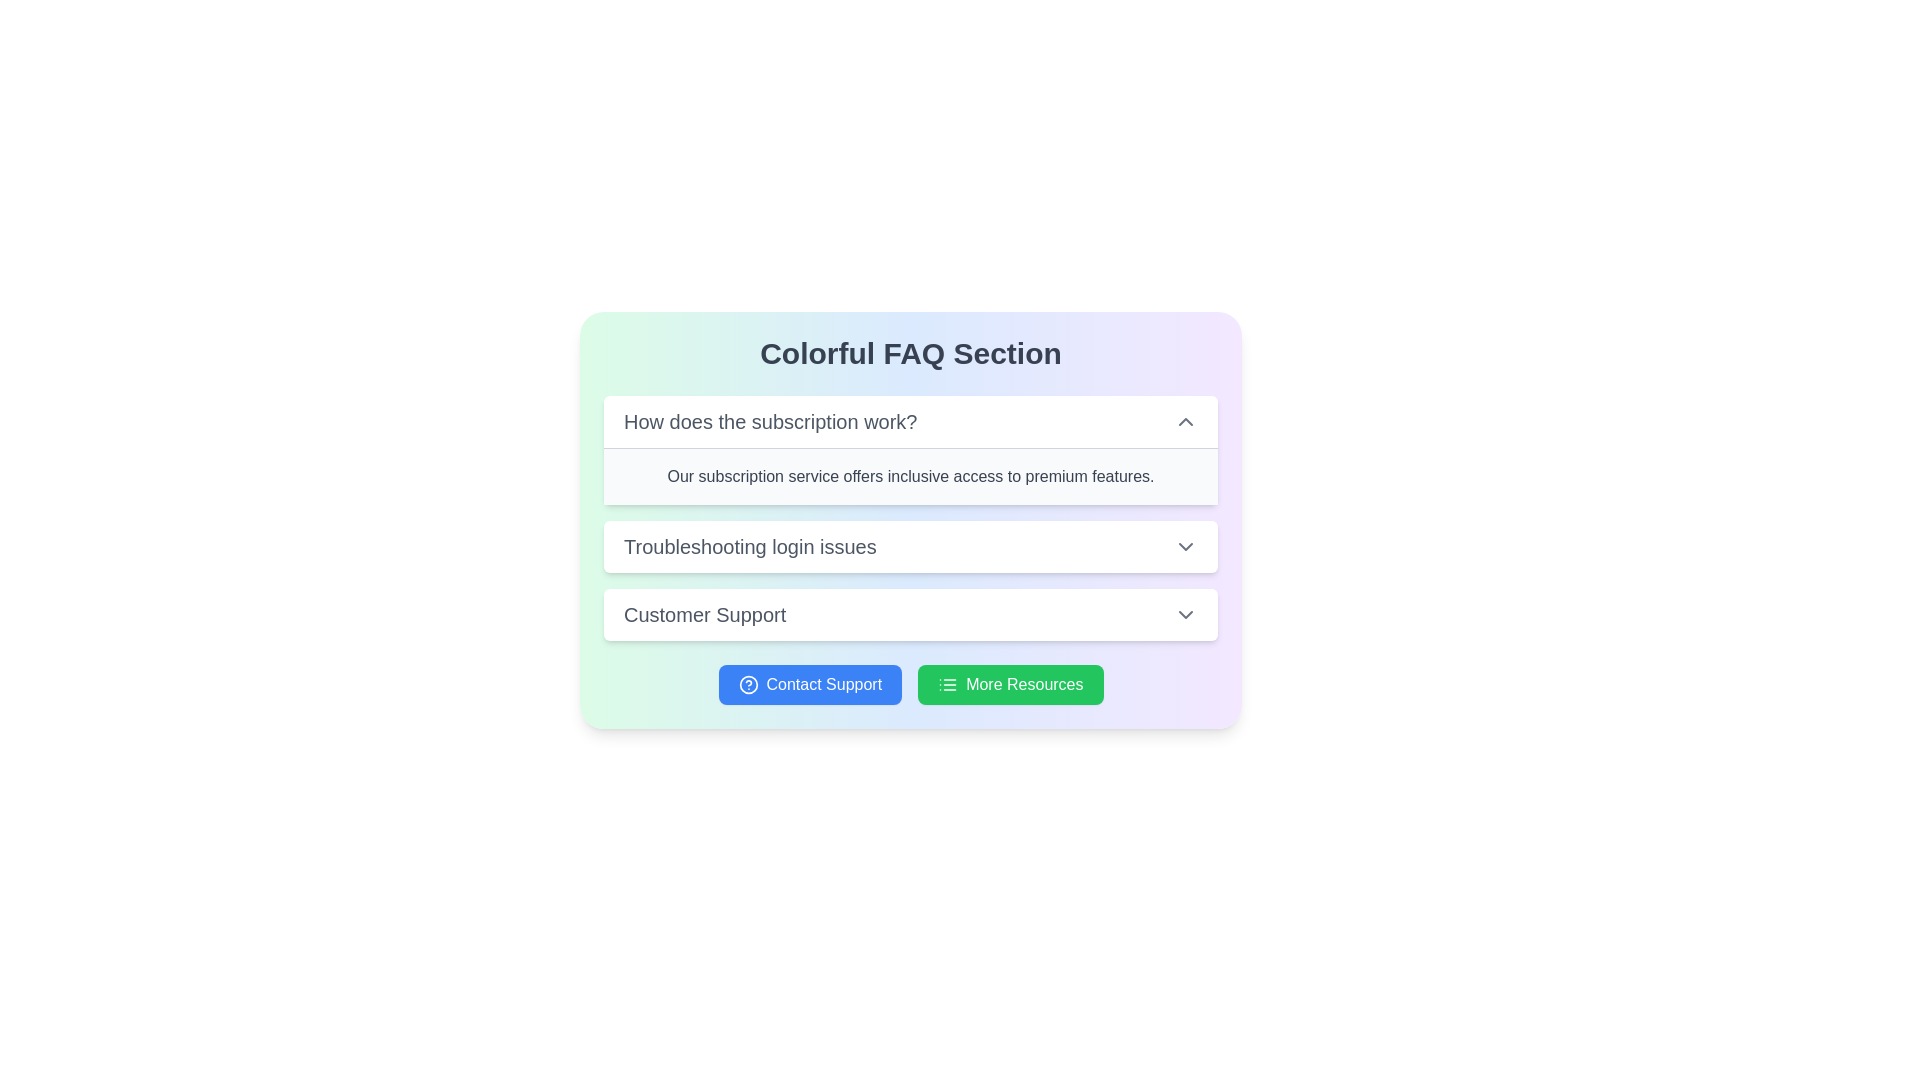 This screenshot has width=1920, height=1080. Describe the element at coordinates (810, 684) in the screenshot. I see `the blue rectangular button labeled 'Contact Support' located at the bottom center of the interface` at that location.